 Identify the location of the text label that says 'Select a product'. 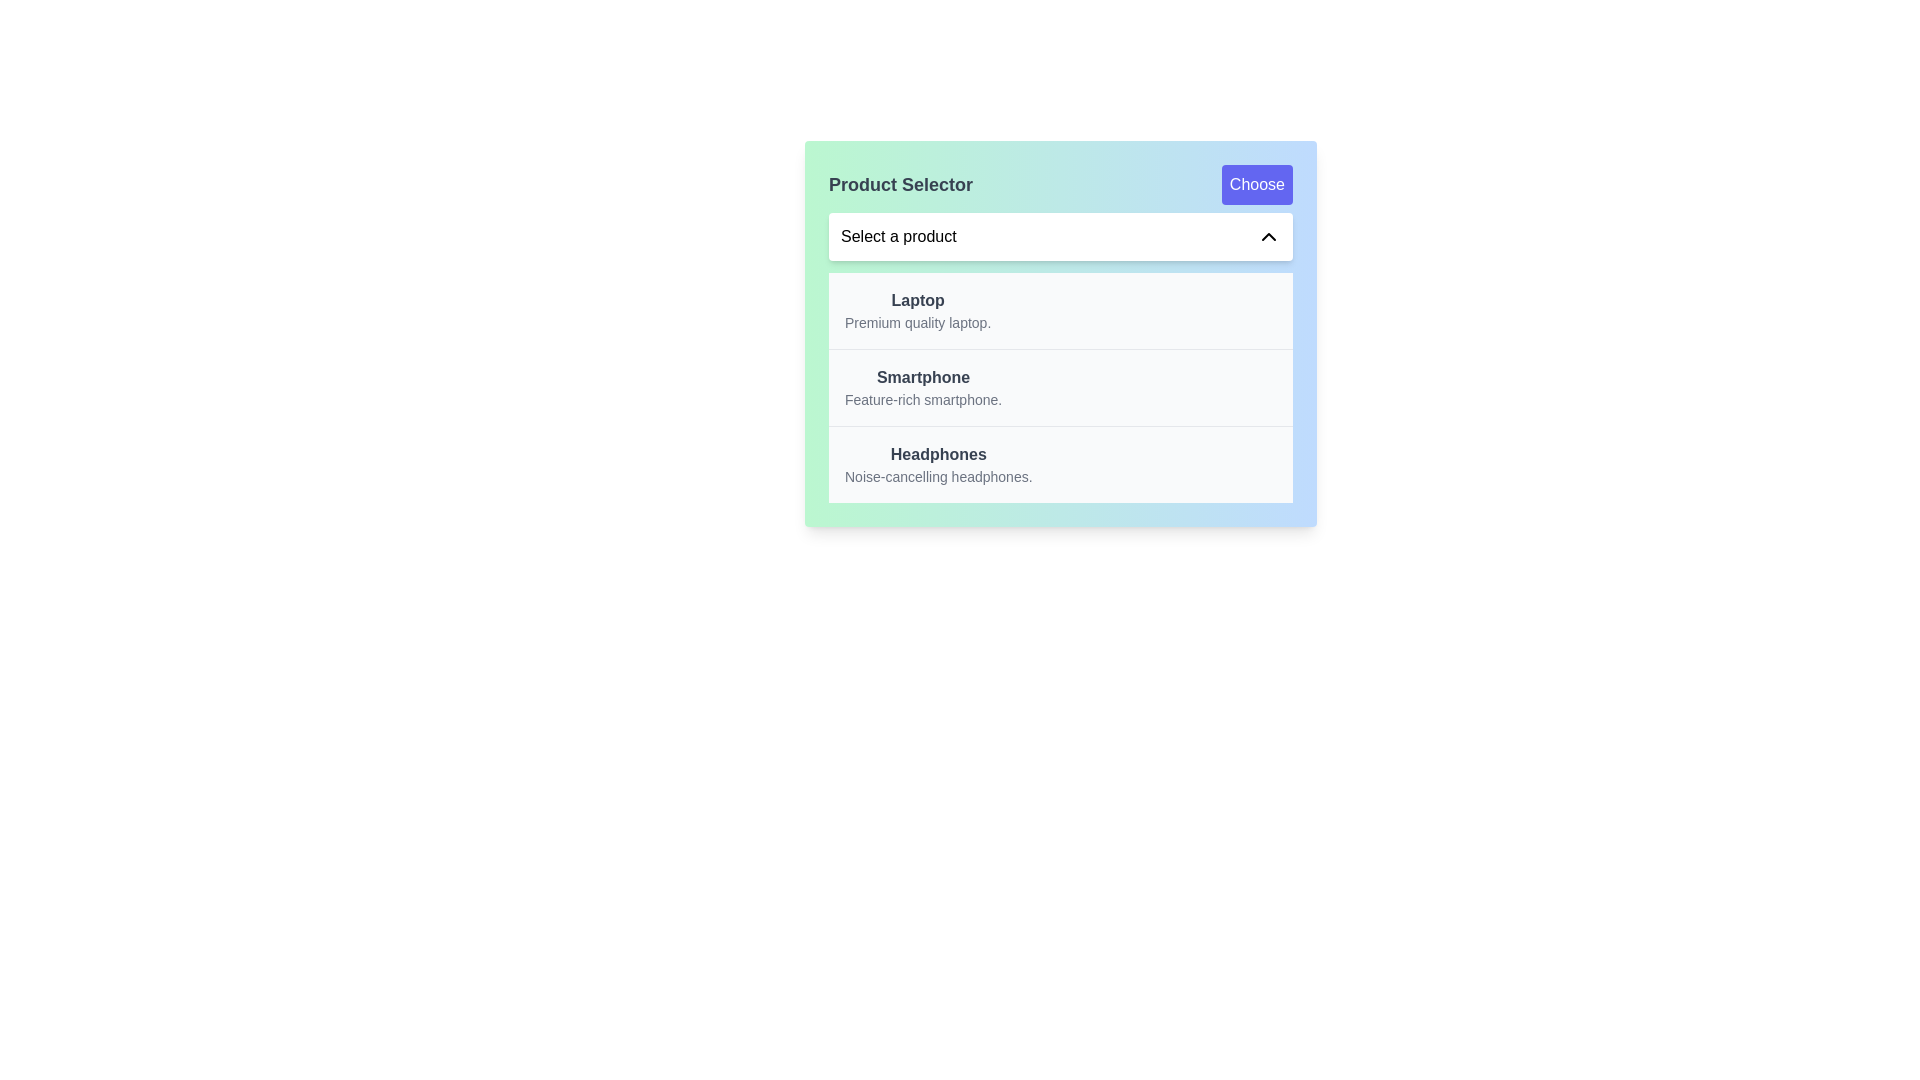
(897, 235).